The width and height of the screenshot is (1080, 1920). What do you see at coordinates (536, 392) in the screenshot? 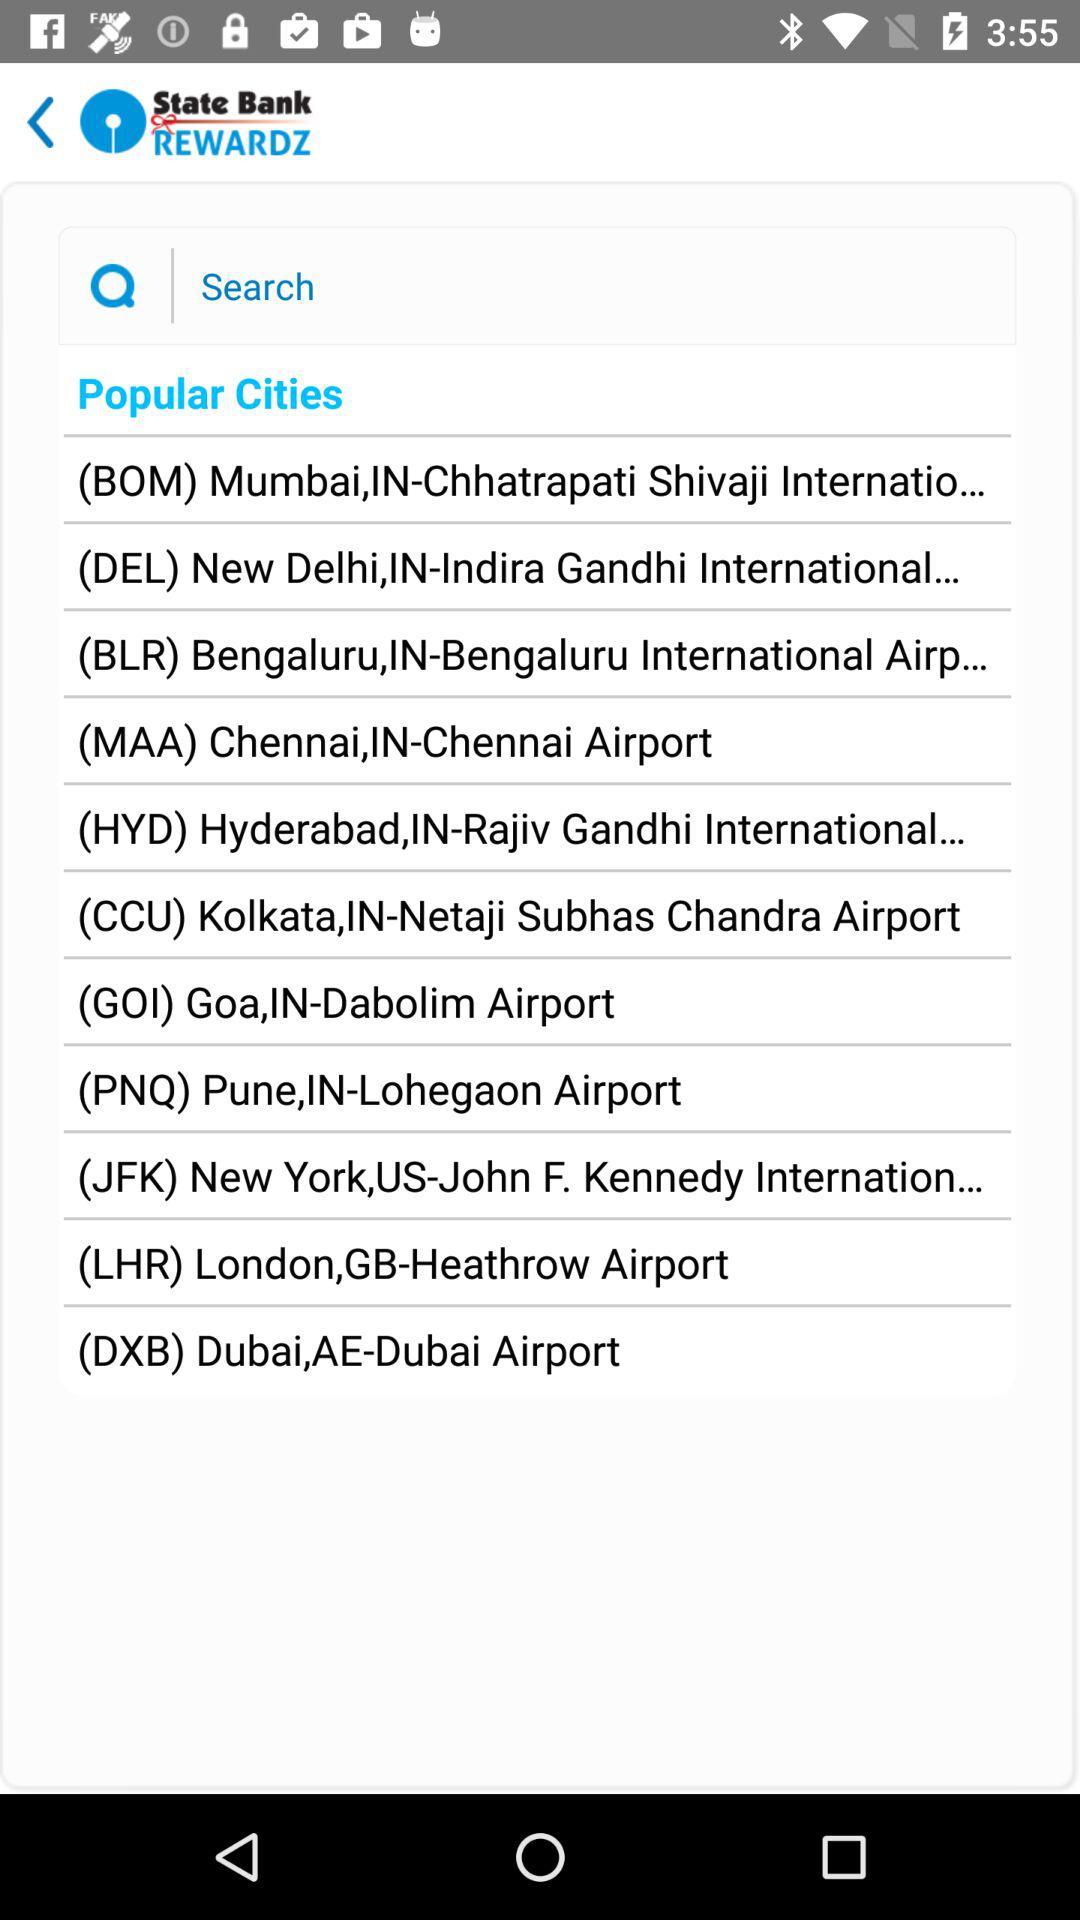
I see `icon above bom mumbai in app` at bounding box center [536, 392].